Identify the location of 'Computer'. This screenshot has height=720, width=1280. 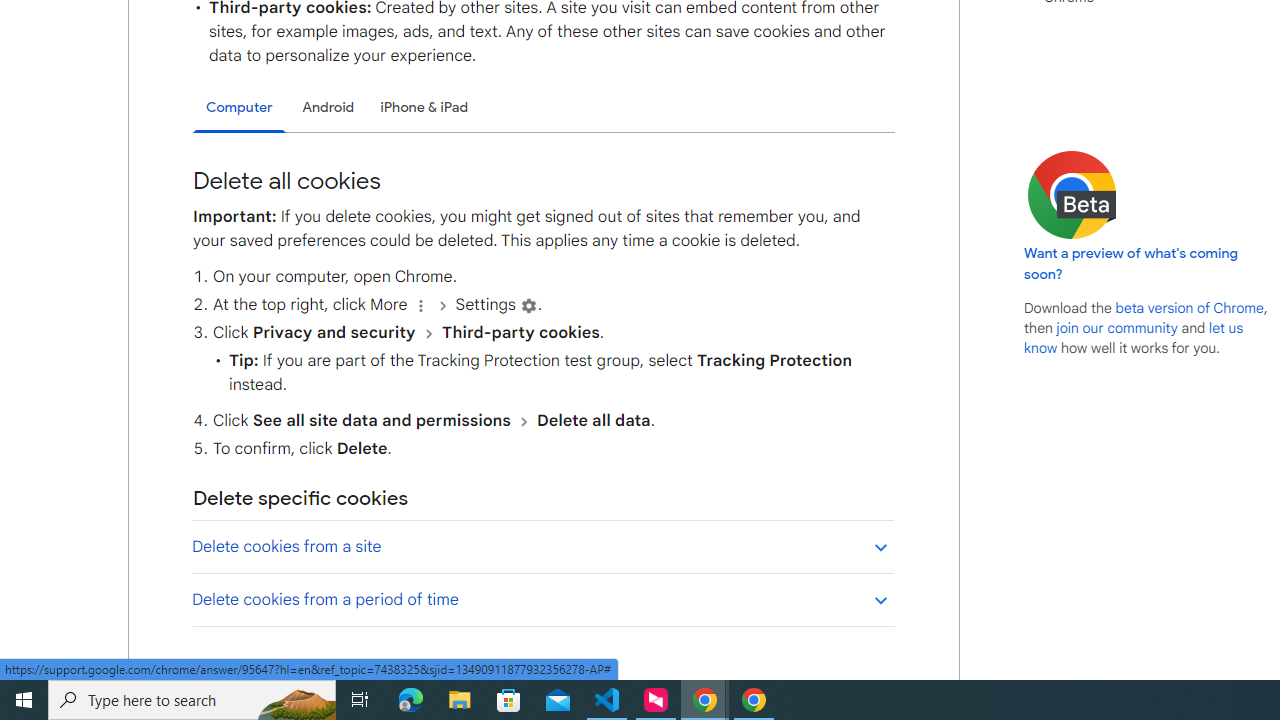
(239, 108).